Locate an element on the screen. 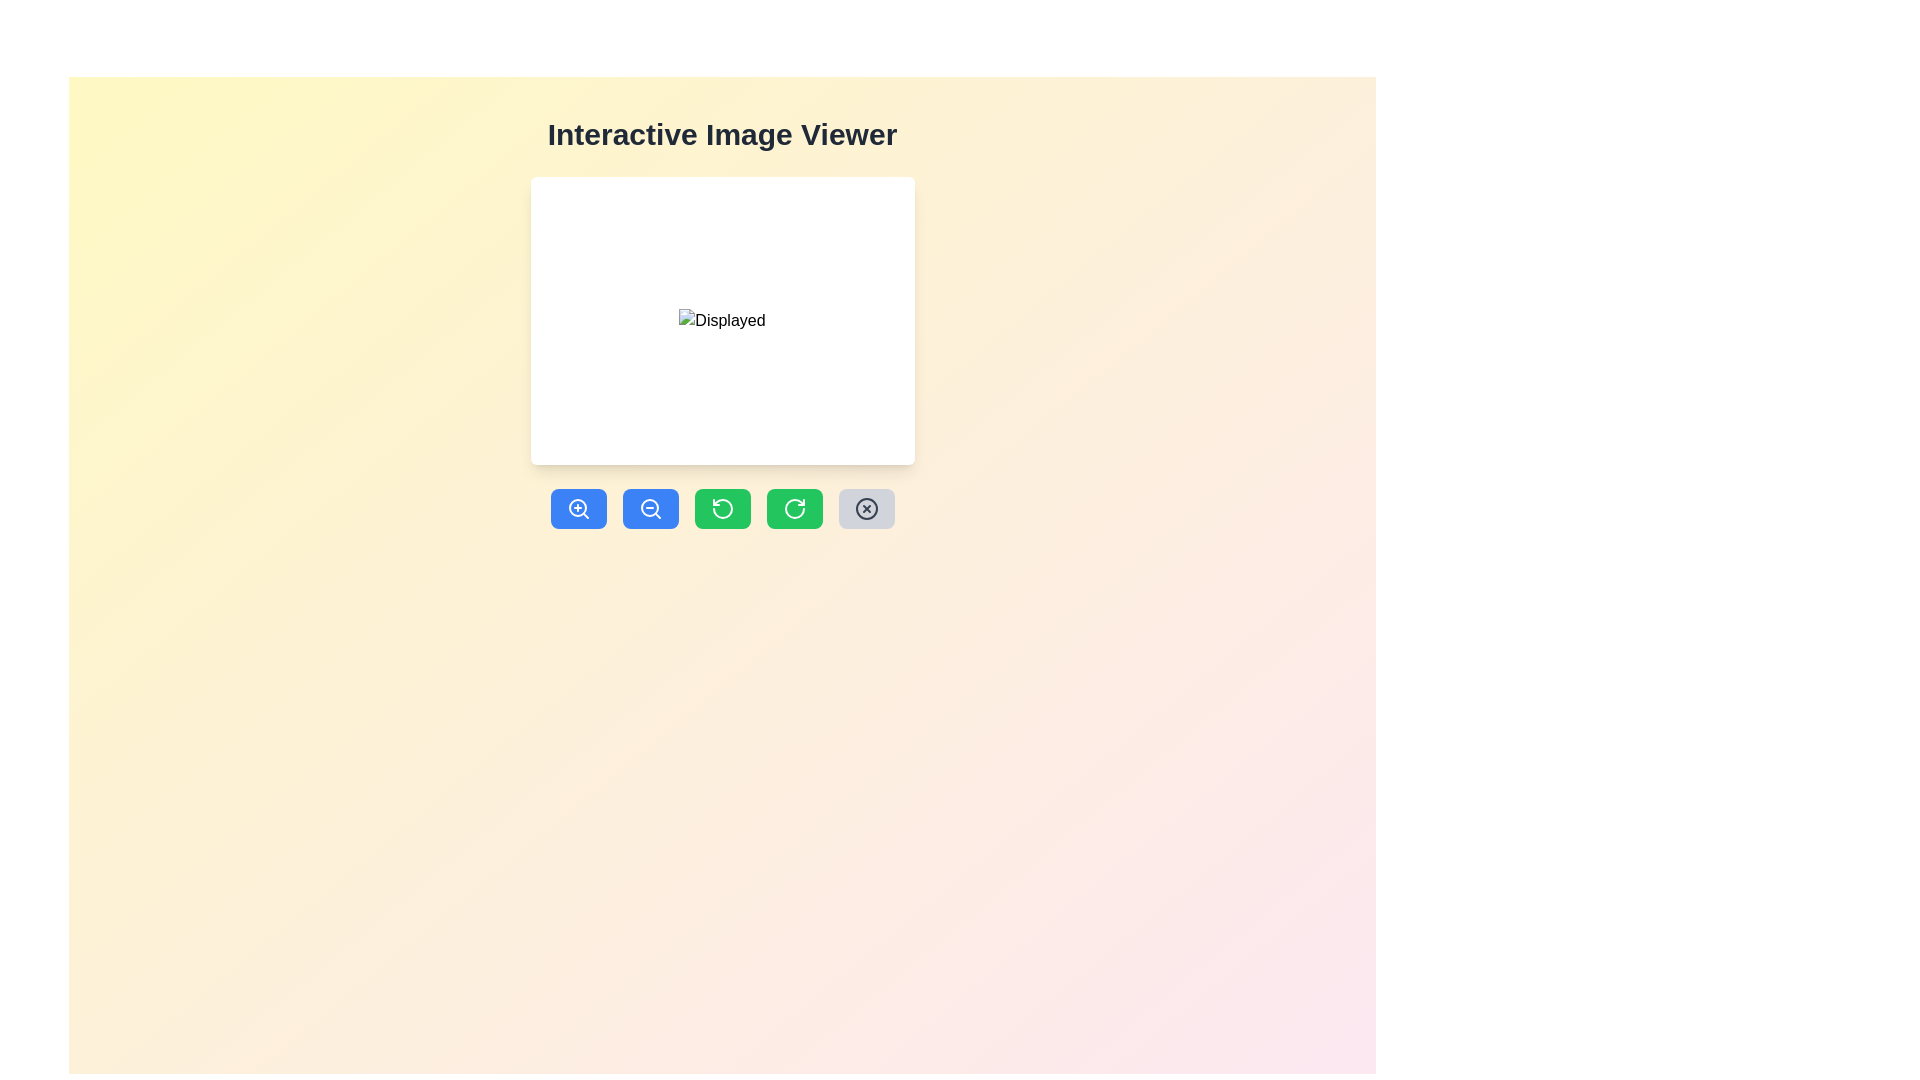 The width and height of the screenshot is (1920, 1080). the zoom-in button located in the bottom-left area of the horizontal toolbar is located at coordinates (577, 508).